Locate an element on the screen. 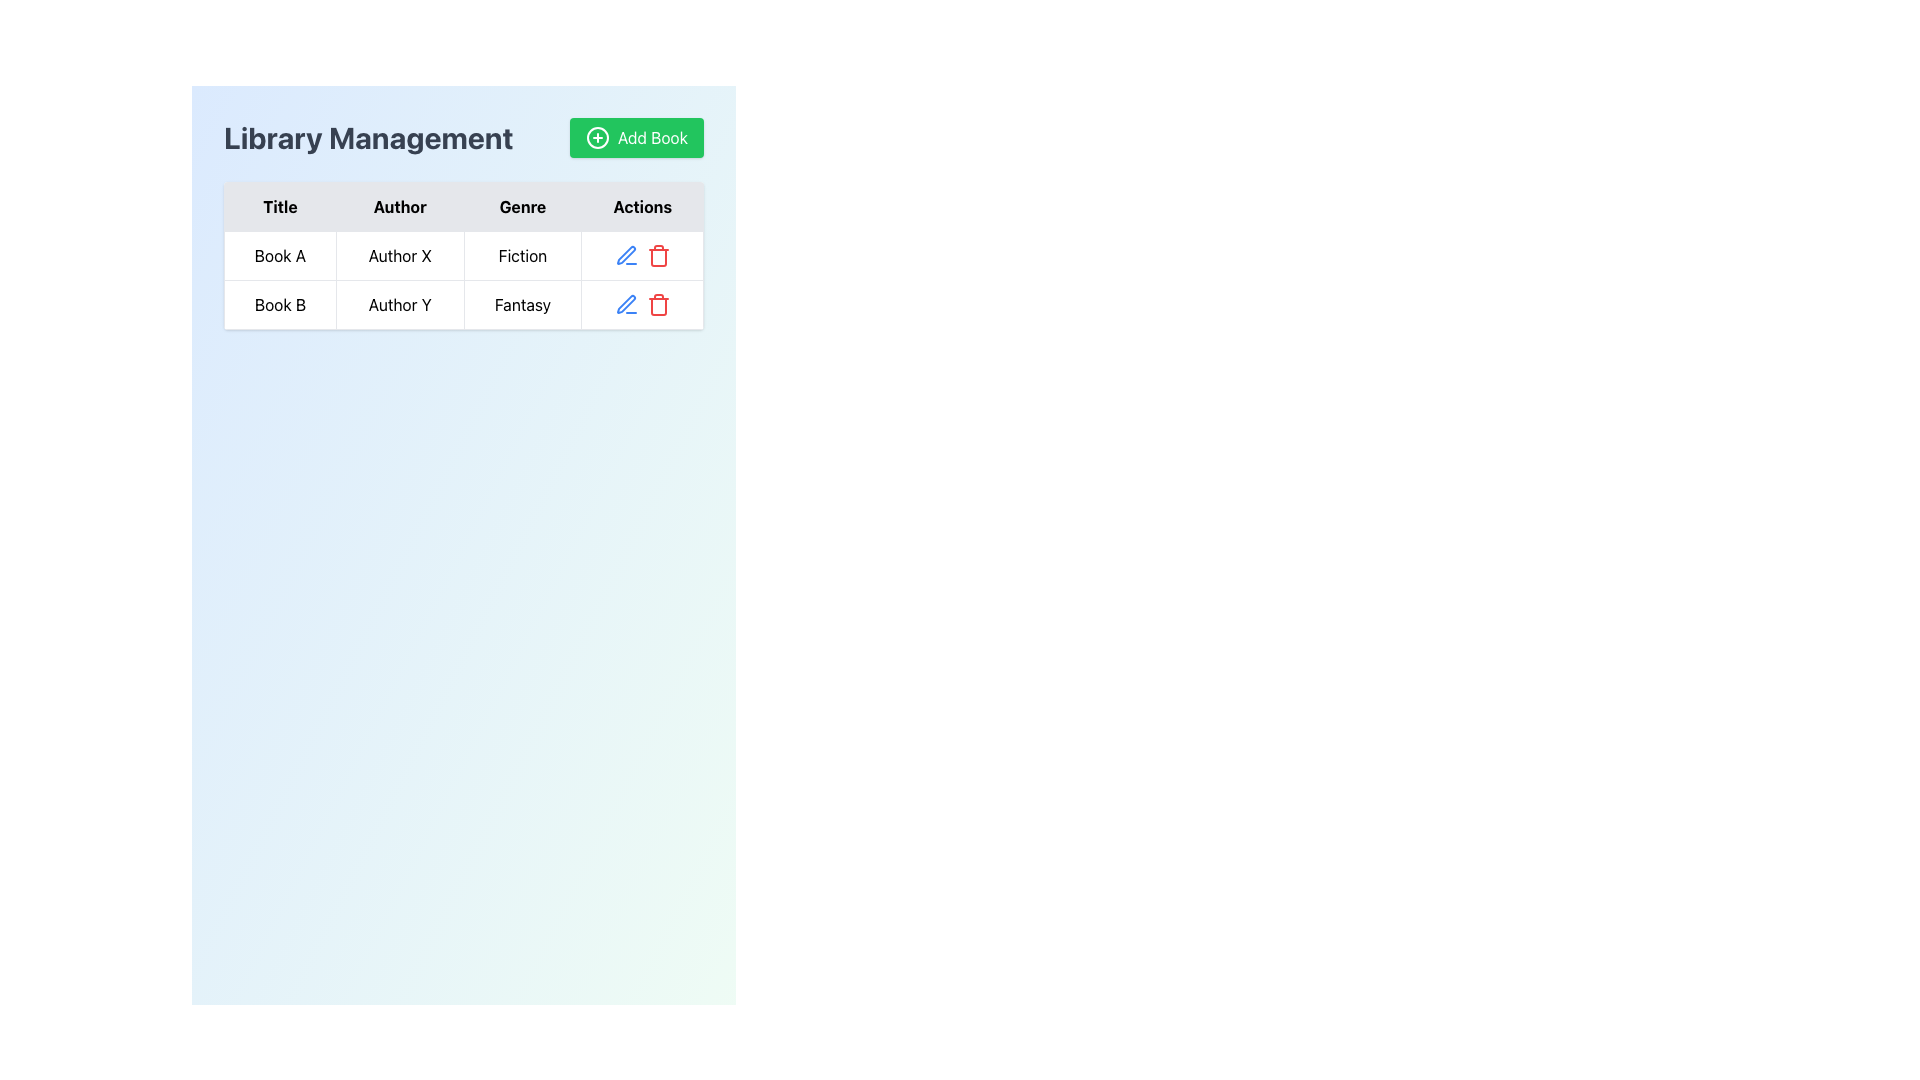 The width and height of the screenshot is (1920, 1080). the deletion icon located in the second row of the 'Actions' column, to the right of the genre 'Fantasy' is located at coordinates (658, 254).